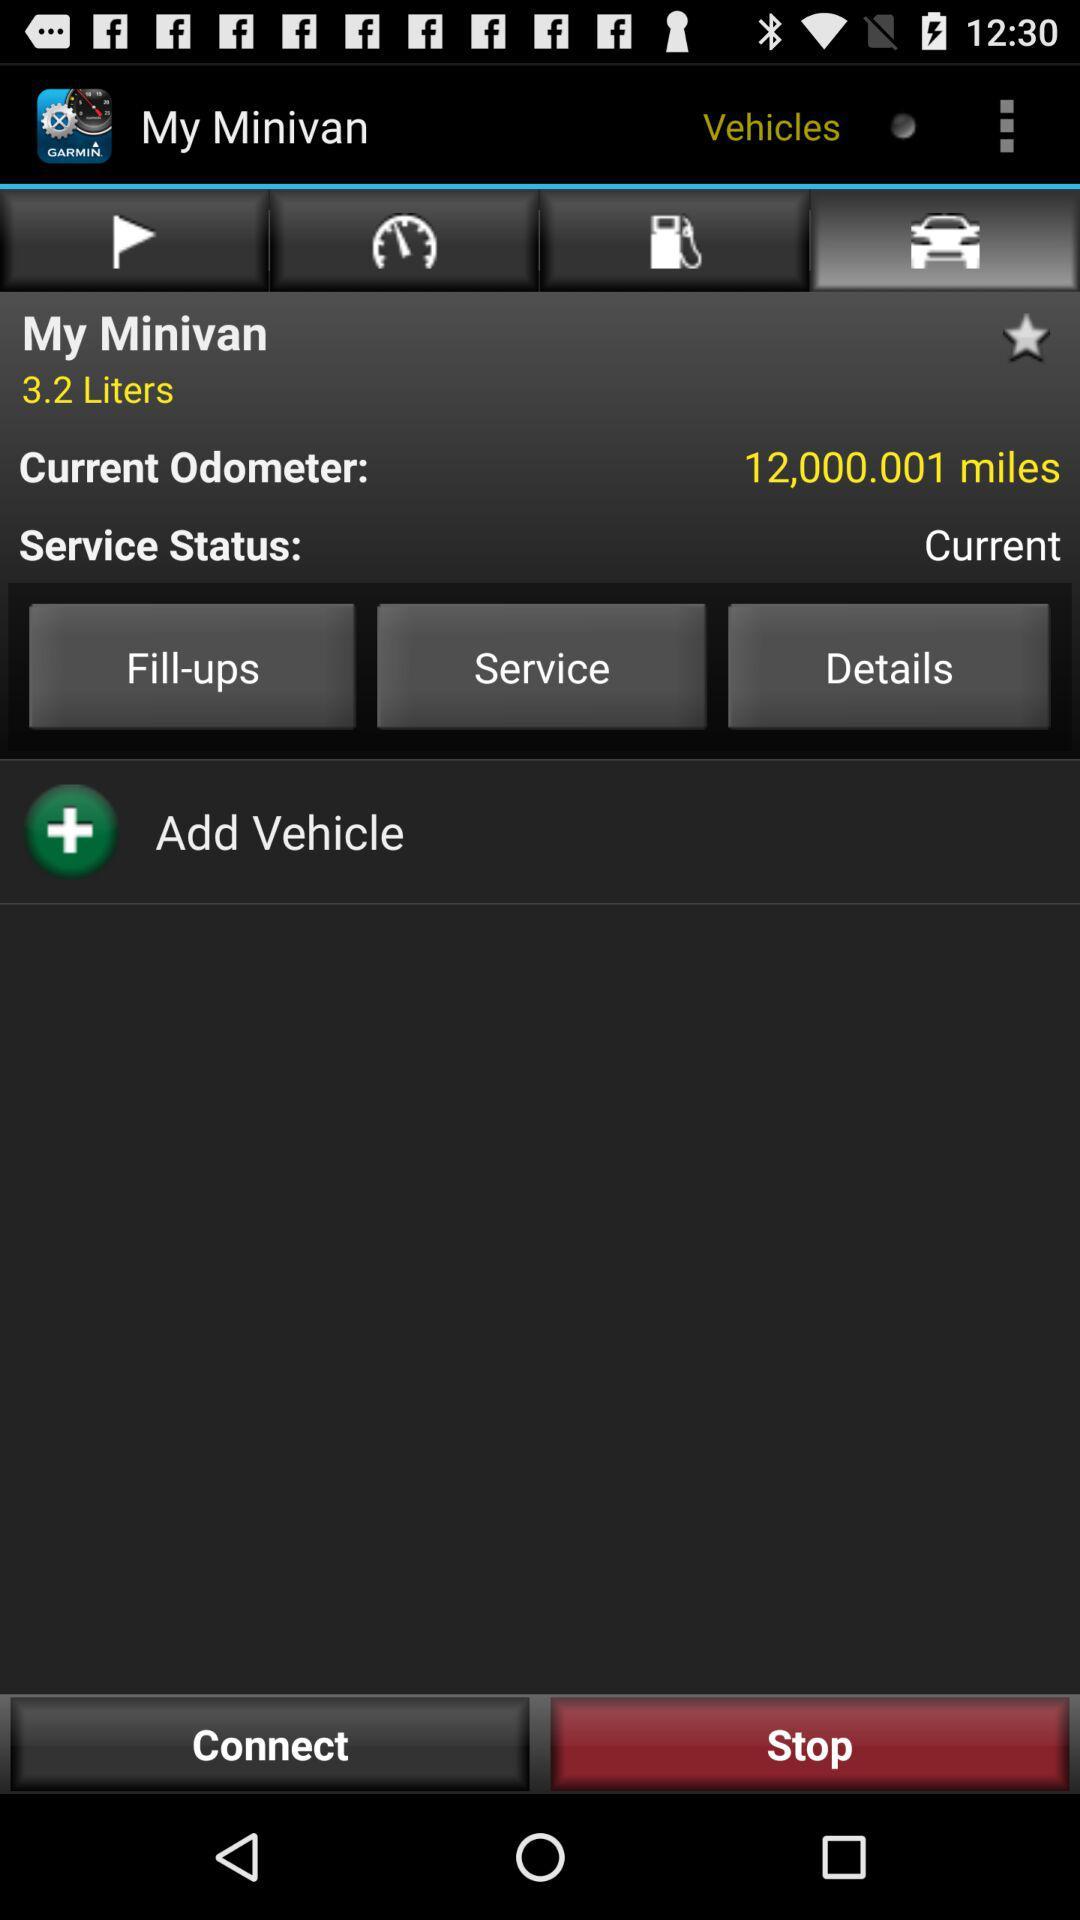 The height and width of the screenshot is (1920, 1080). What do you see at coordinates (287, 464) in the screenshot?
I see `the item below the 3.2 liters icon` at bounding box center [287, 464].